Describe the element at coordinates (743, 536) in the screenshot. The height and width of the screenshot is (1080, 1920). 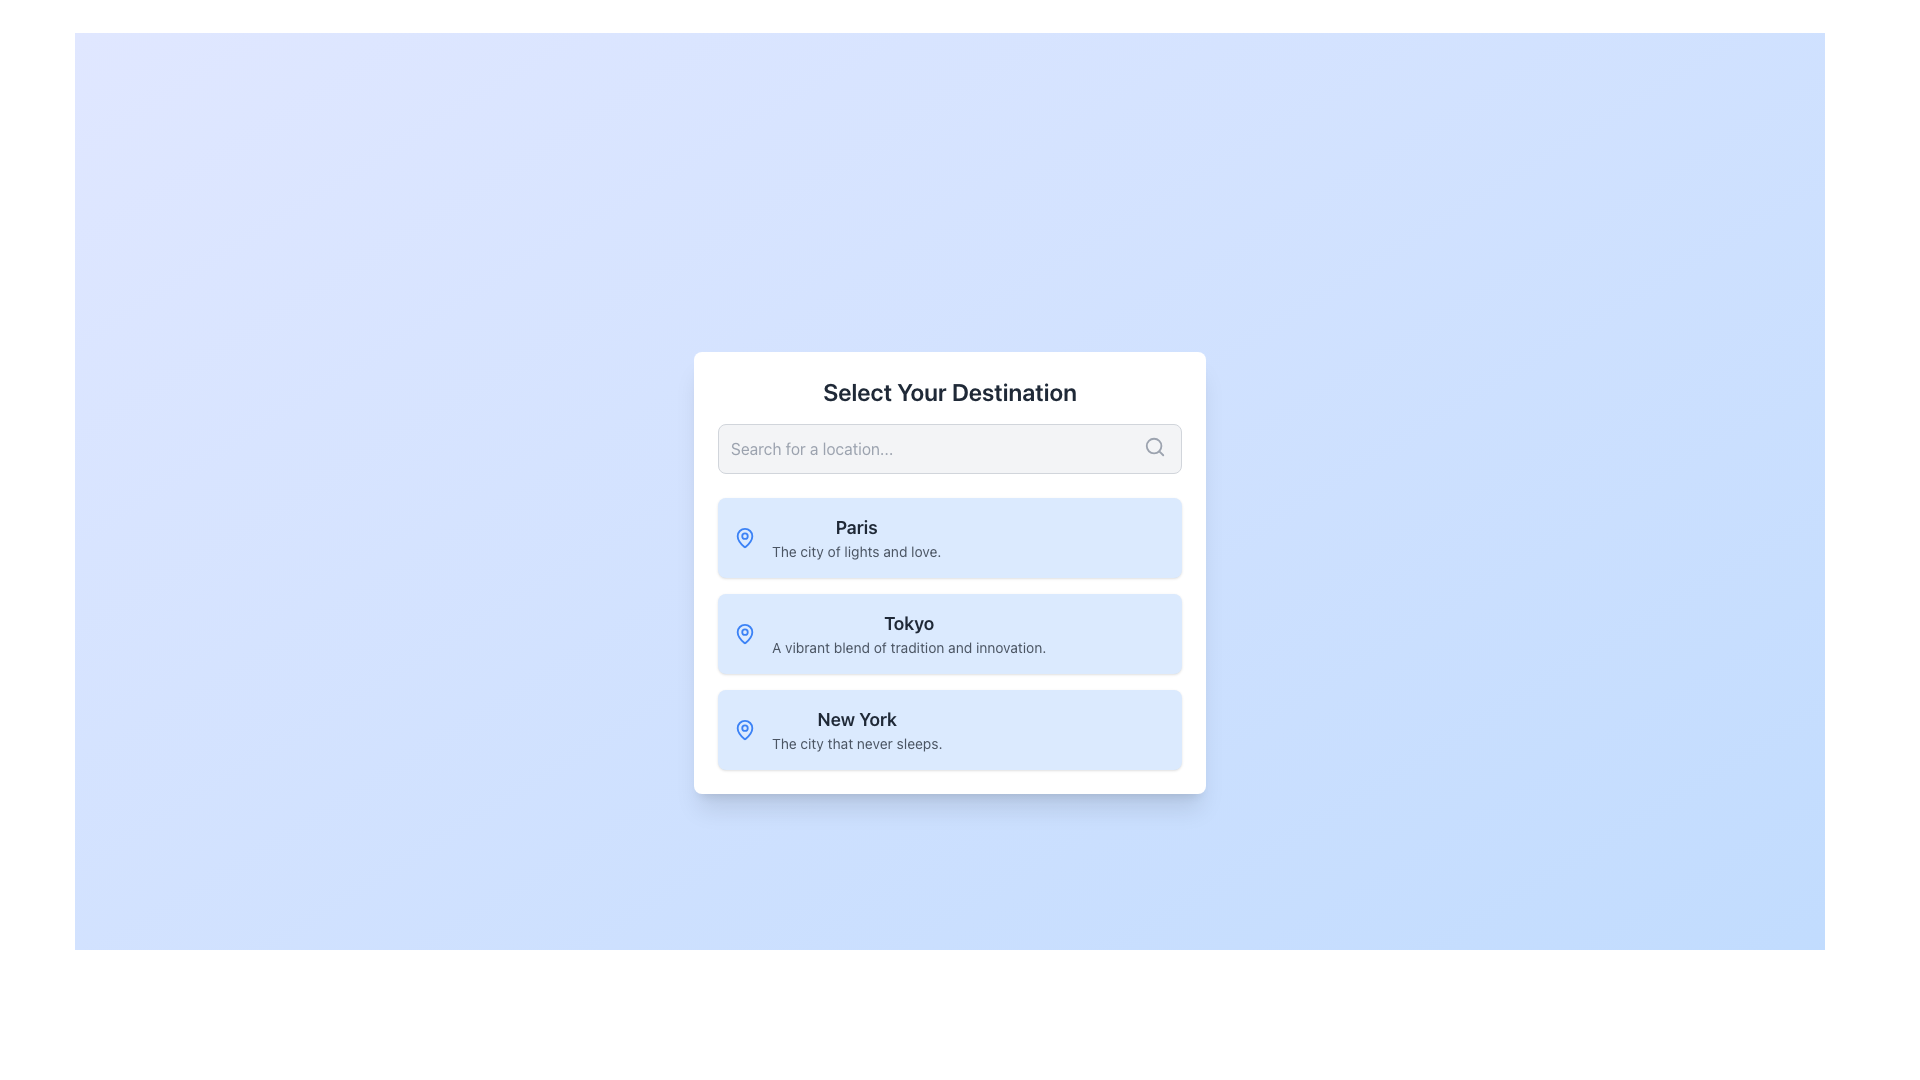
I see `the geographic marker icon representing 'Paris'` at that location.